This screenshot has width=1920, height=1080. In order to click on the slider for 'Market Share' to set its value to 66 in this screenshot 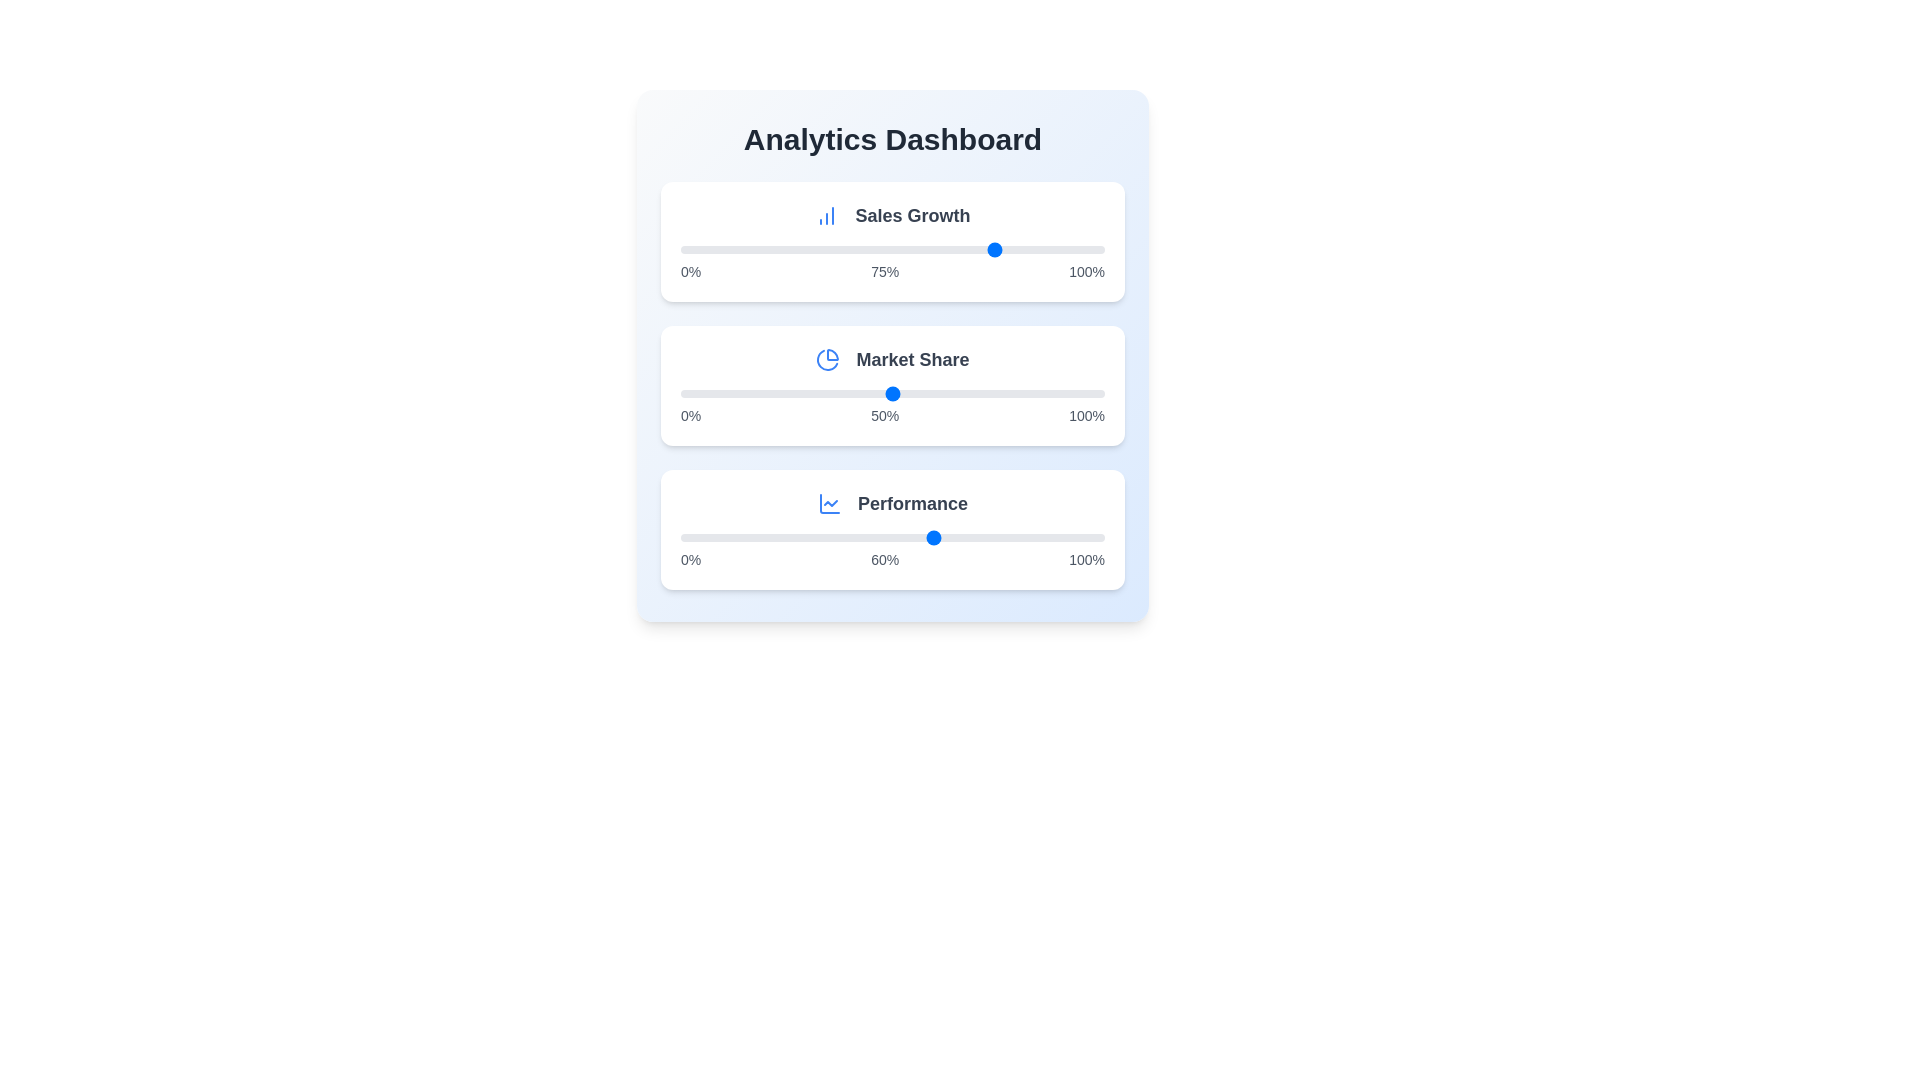, I will do `click(960, 393)`.